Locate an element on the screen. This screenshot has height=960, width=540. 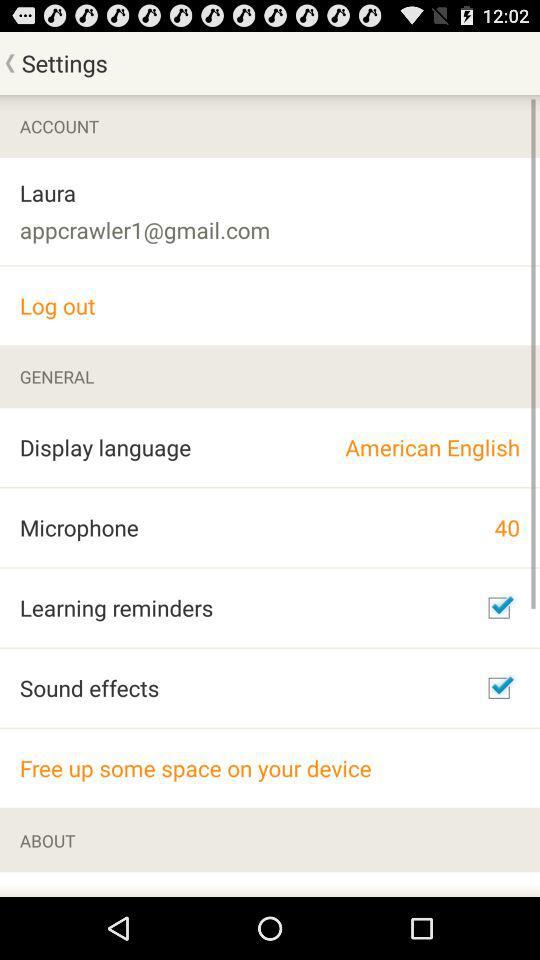
sound effects option is located at coordinates (498, 688).